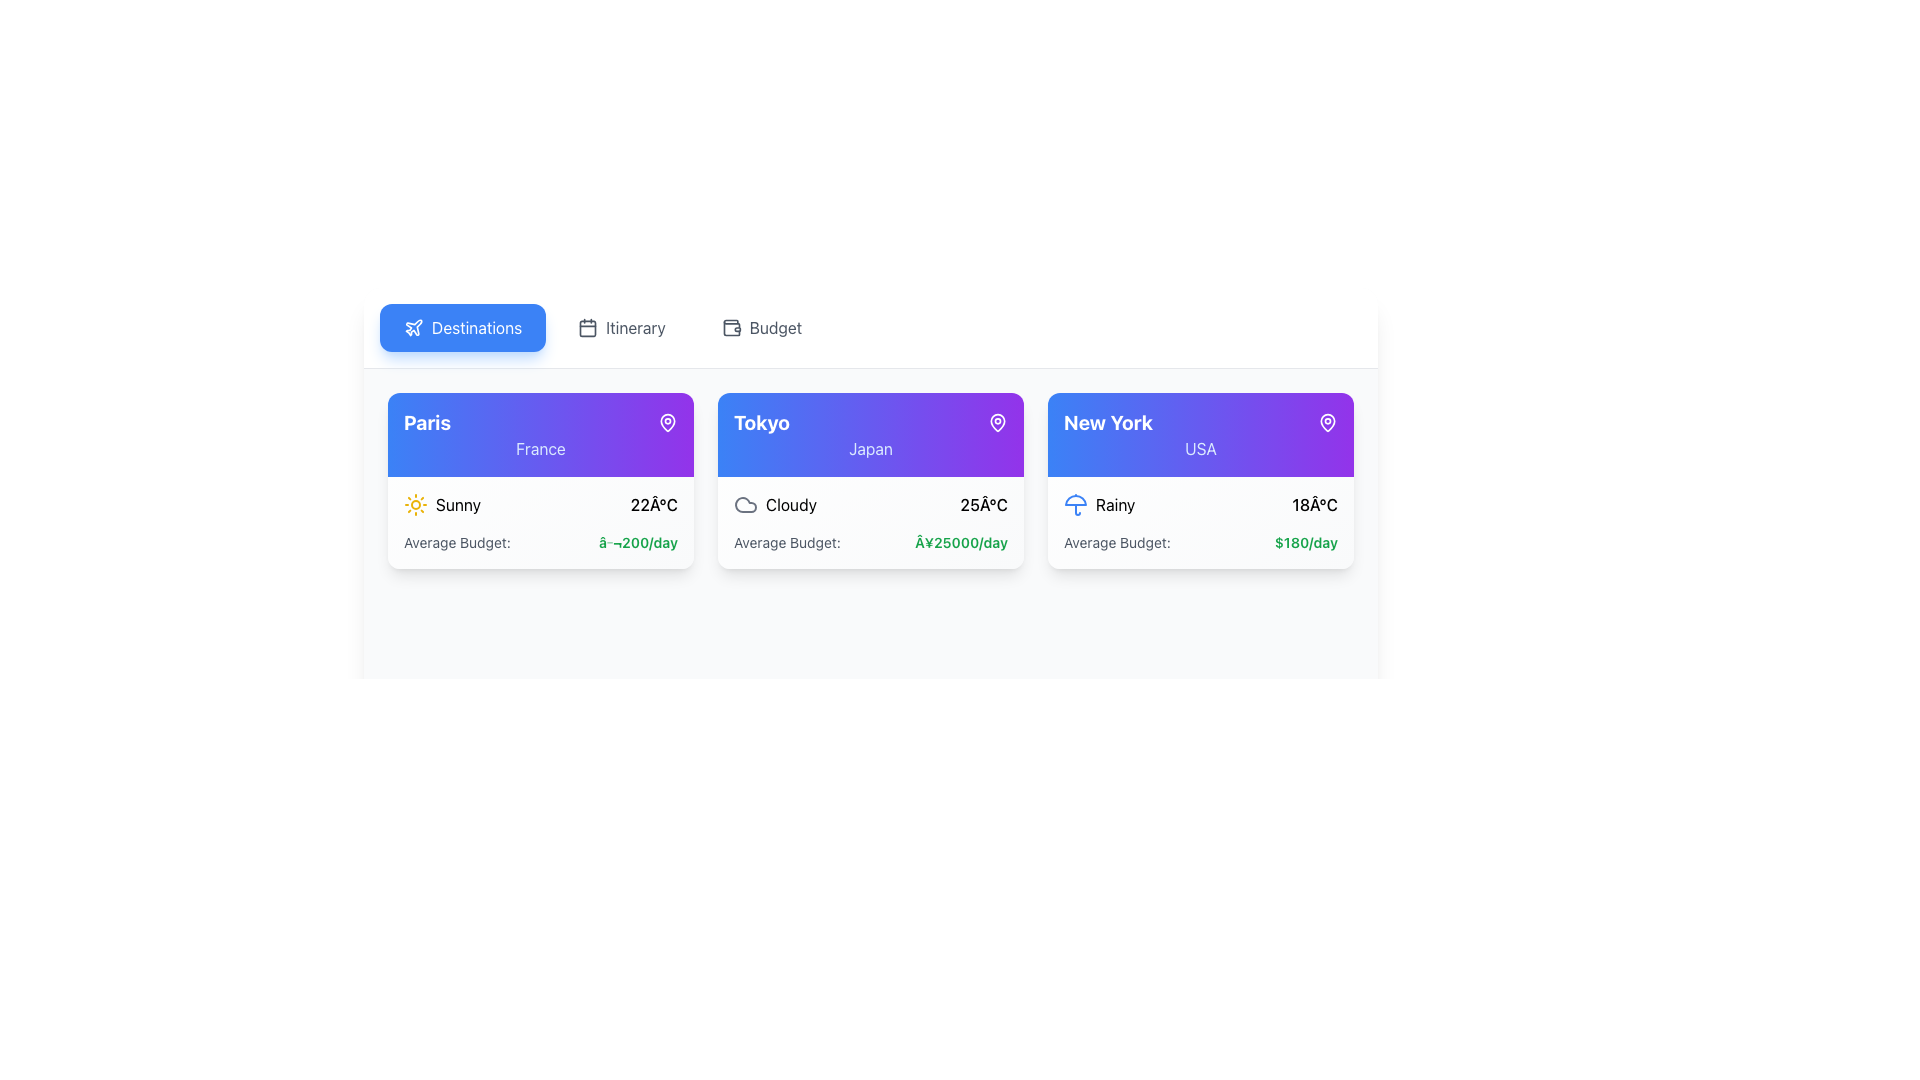 The width and height of the screenshot is (1920, 1080). What do you see at coordinates (1315, 504) in the screenshot?
I see `the static text element displaying the current temperature for New York, located above the budget information and to the right of the weather description` at bounding box center [1315, 504].